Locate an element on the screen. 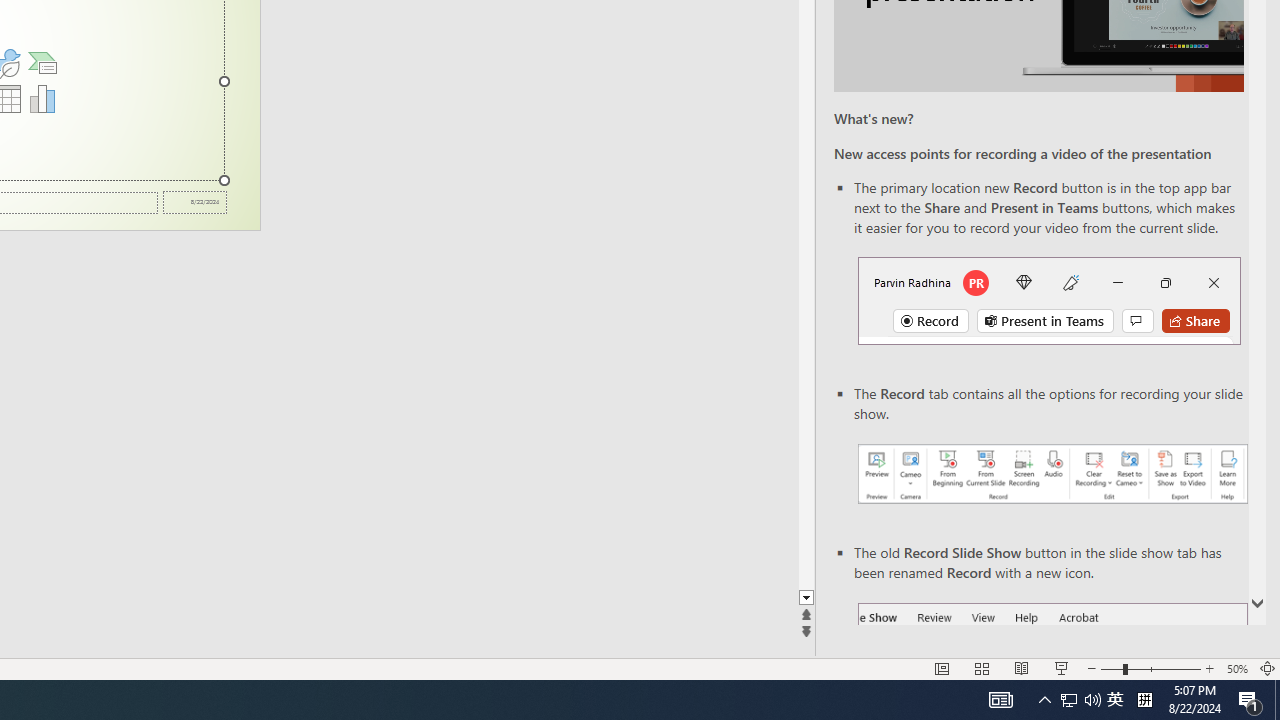  'Insert a SmartArt Graphic' is located at coordinates (42, 61).